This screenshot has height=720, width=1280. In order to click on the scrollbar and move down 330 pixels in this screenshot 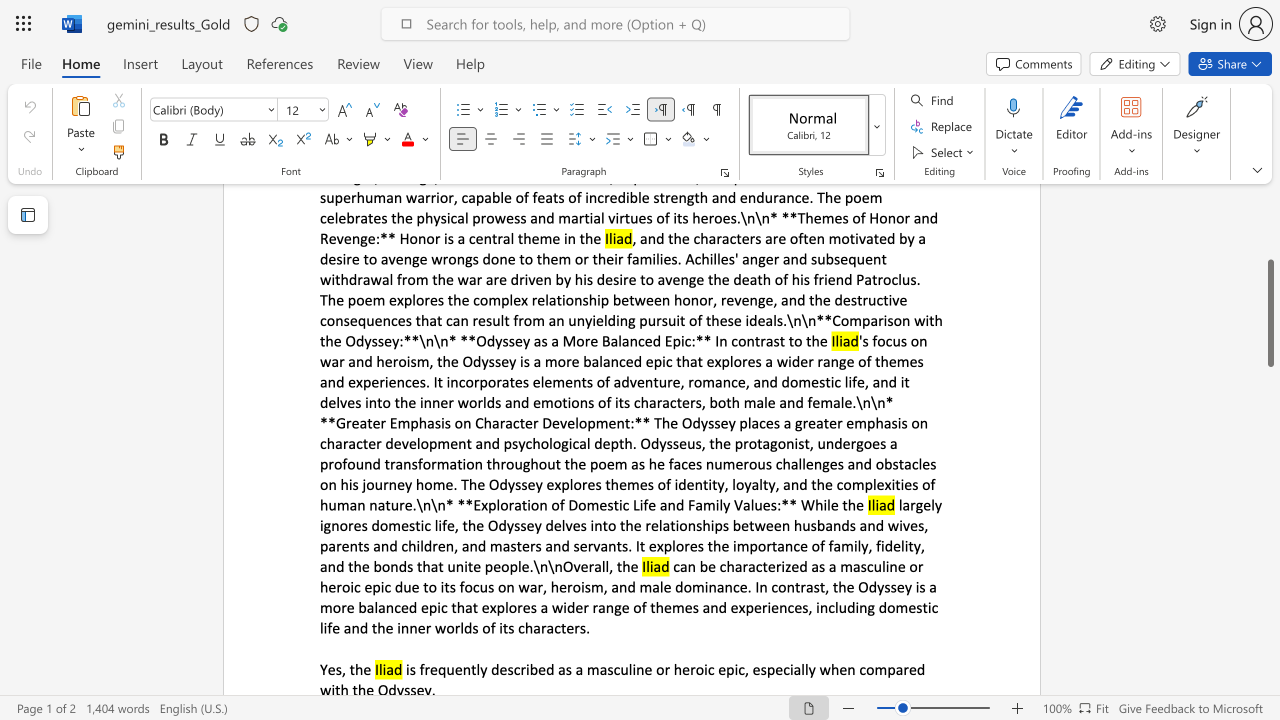, I will do `click(1269, 313)`.